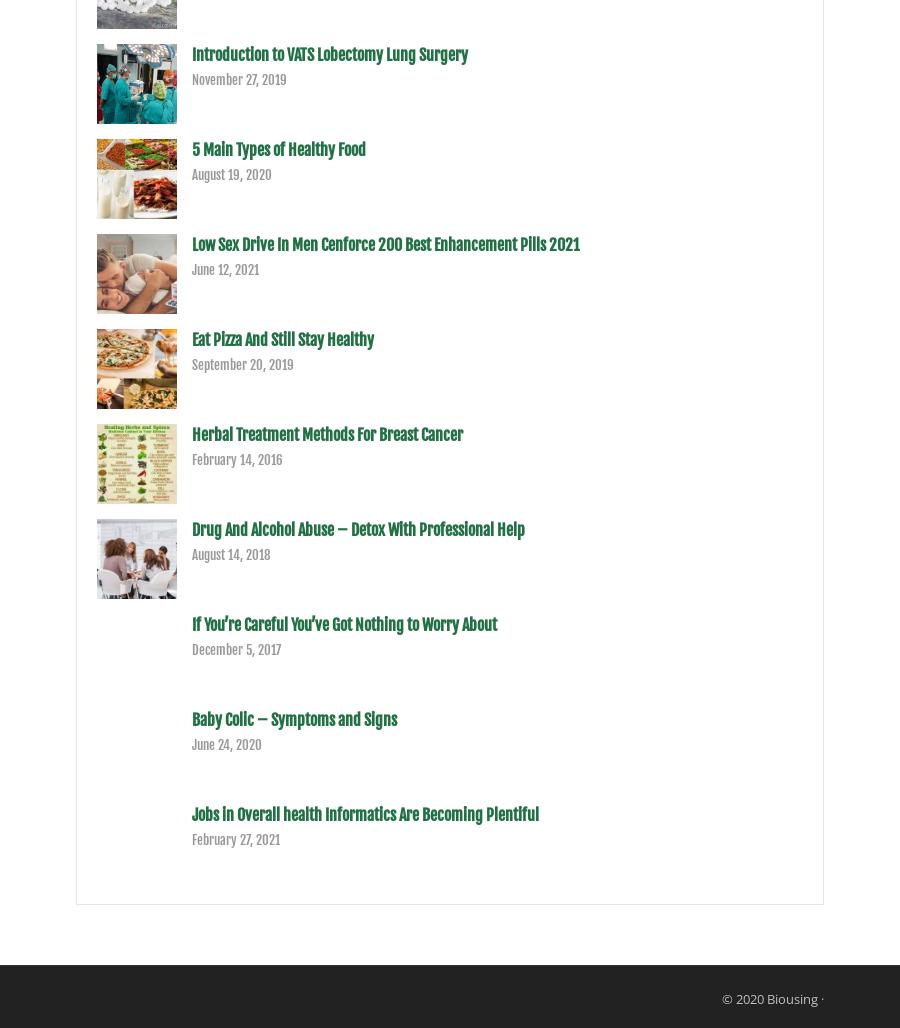  Describe the element at coordinates (234, 838) in the screenshot. I see `'February 27, 2021'` at that location.